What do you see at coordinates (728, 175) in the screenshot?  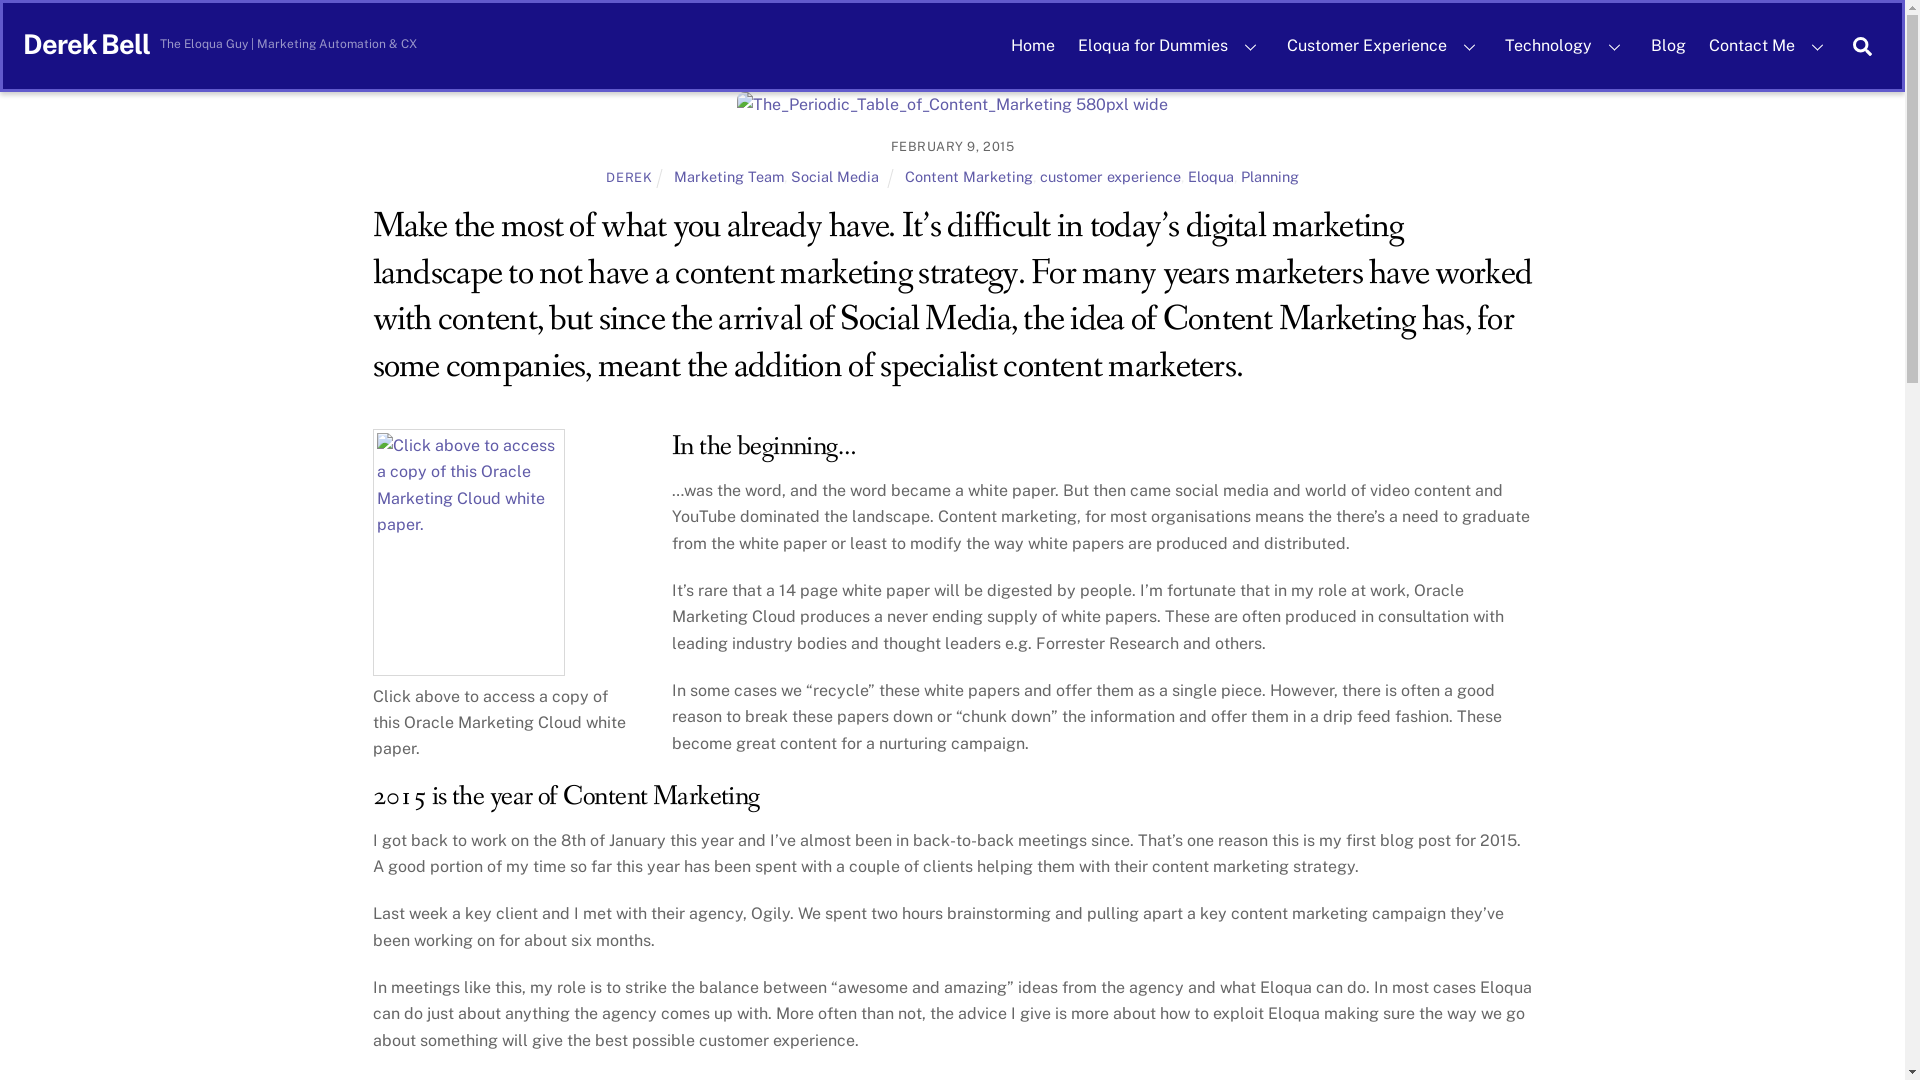 I see `'Marketing Team'` at bounding box center [728, 175].